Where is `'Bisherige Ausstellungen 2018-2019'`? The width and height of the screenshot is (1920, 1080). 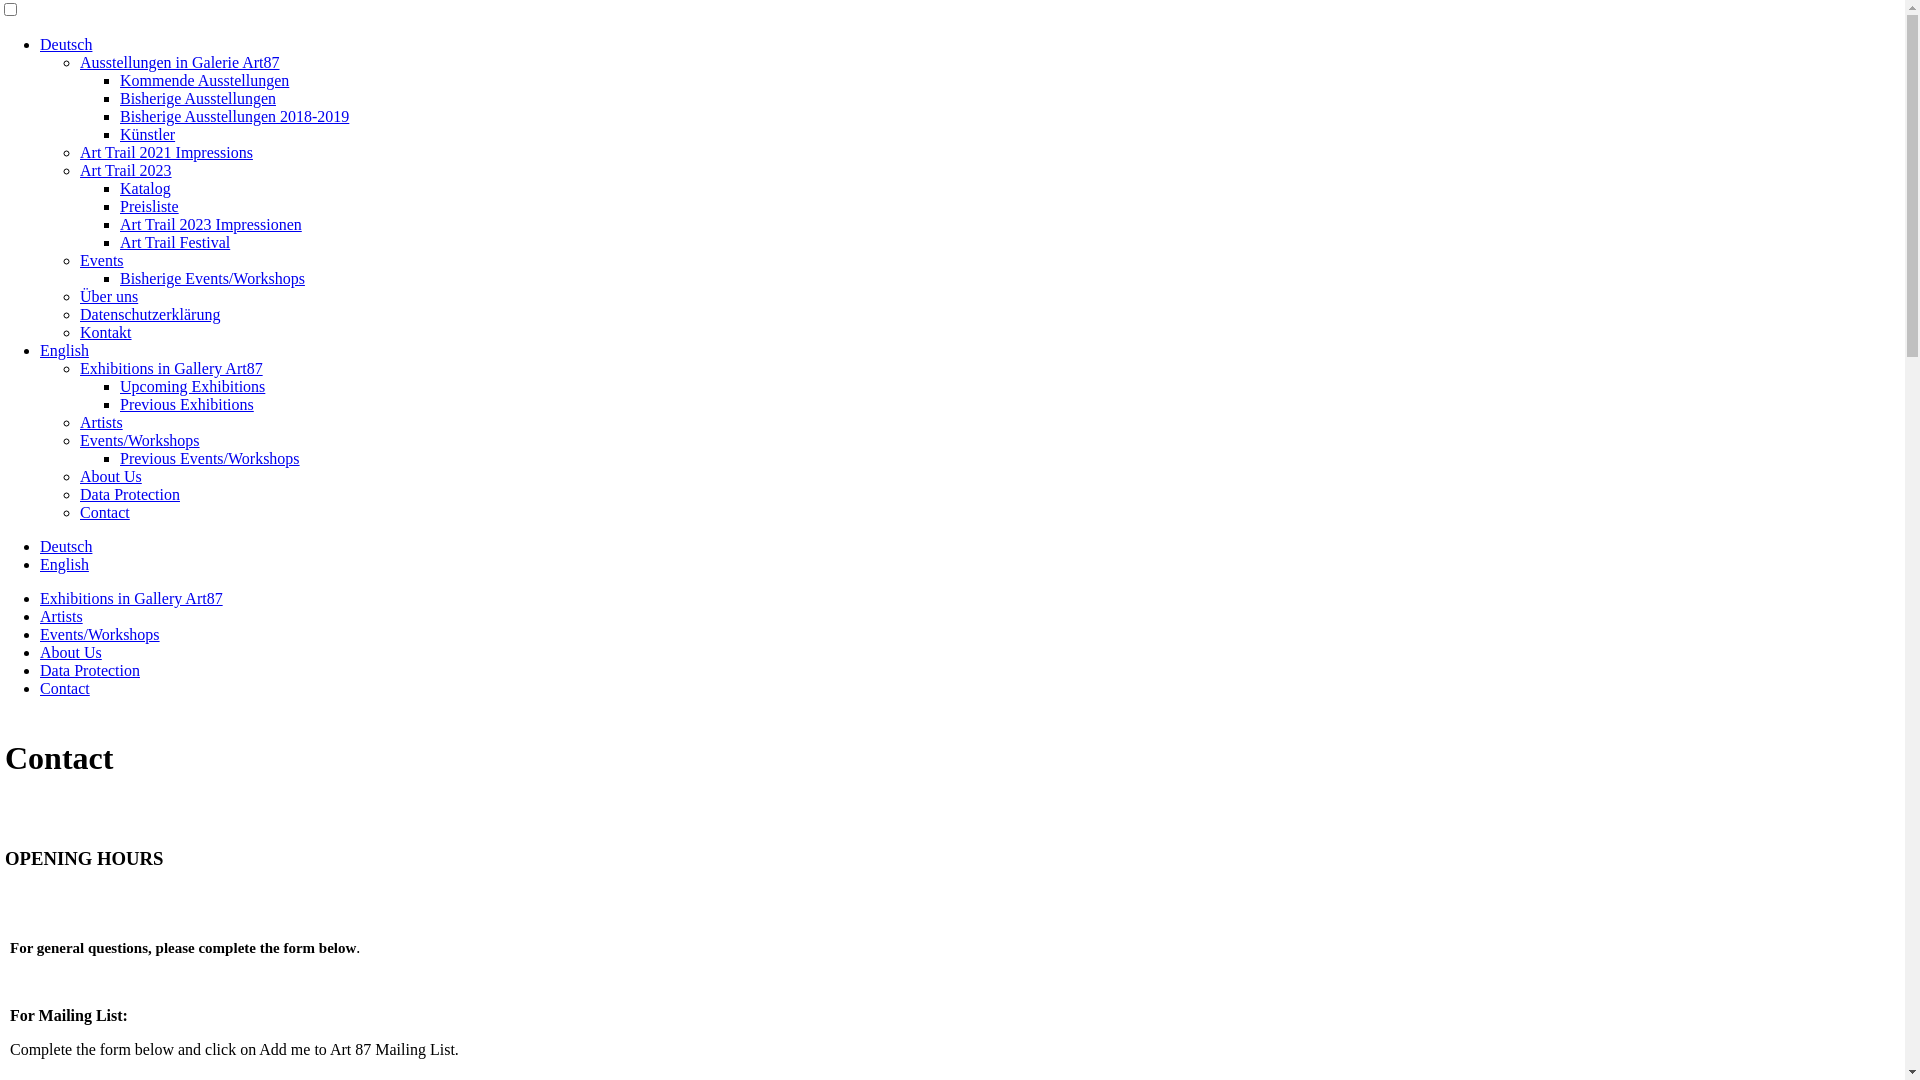 'Bisherige Ausstellungen 2018-2019' is located at coordinates (234, 116).